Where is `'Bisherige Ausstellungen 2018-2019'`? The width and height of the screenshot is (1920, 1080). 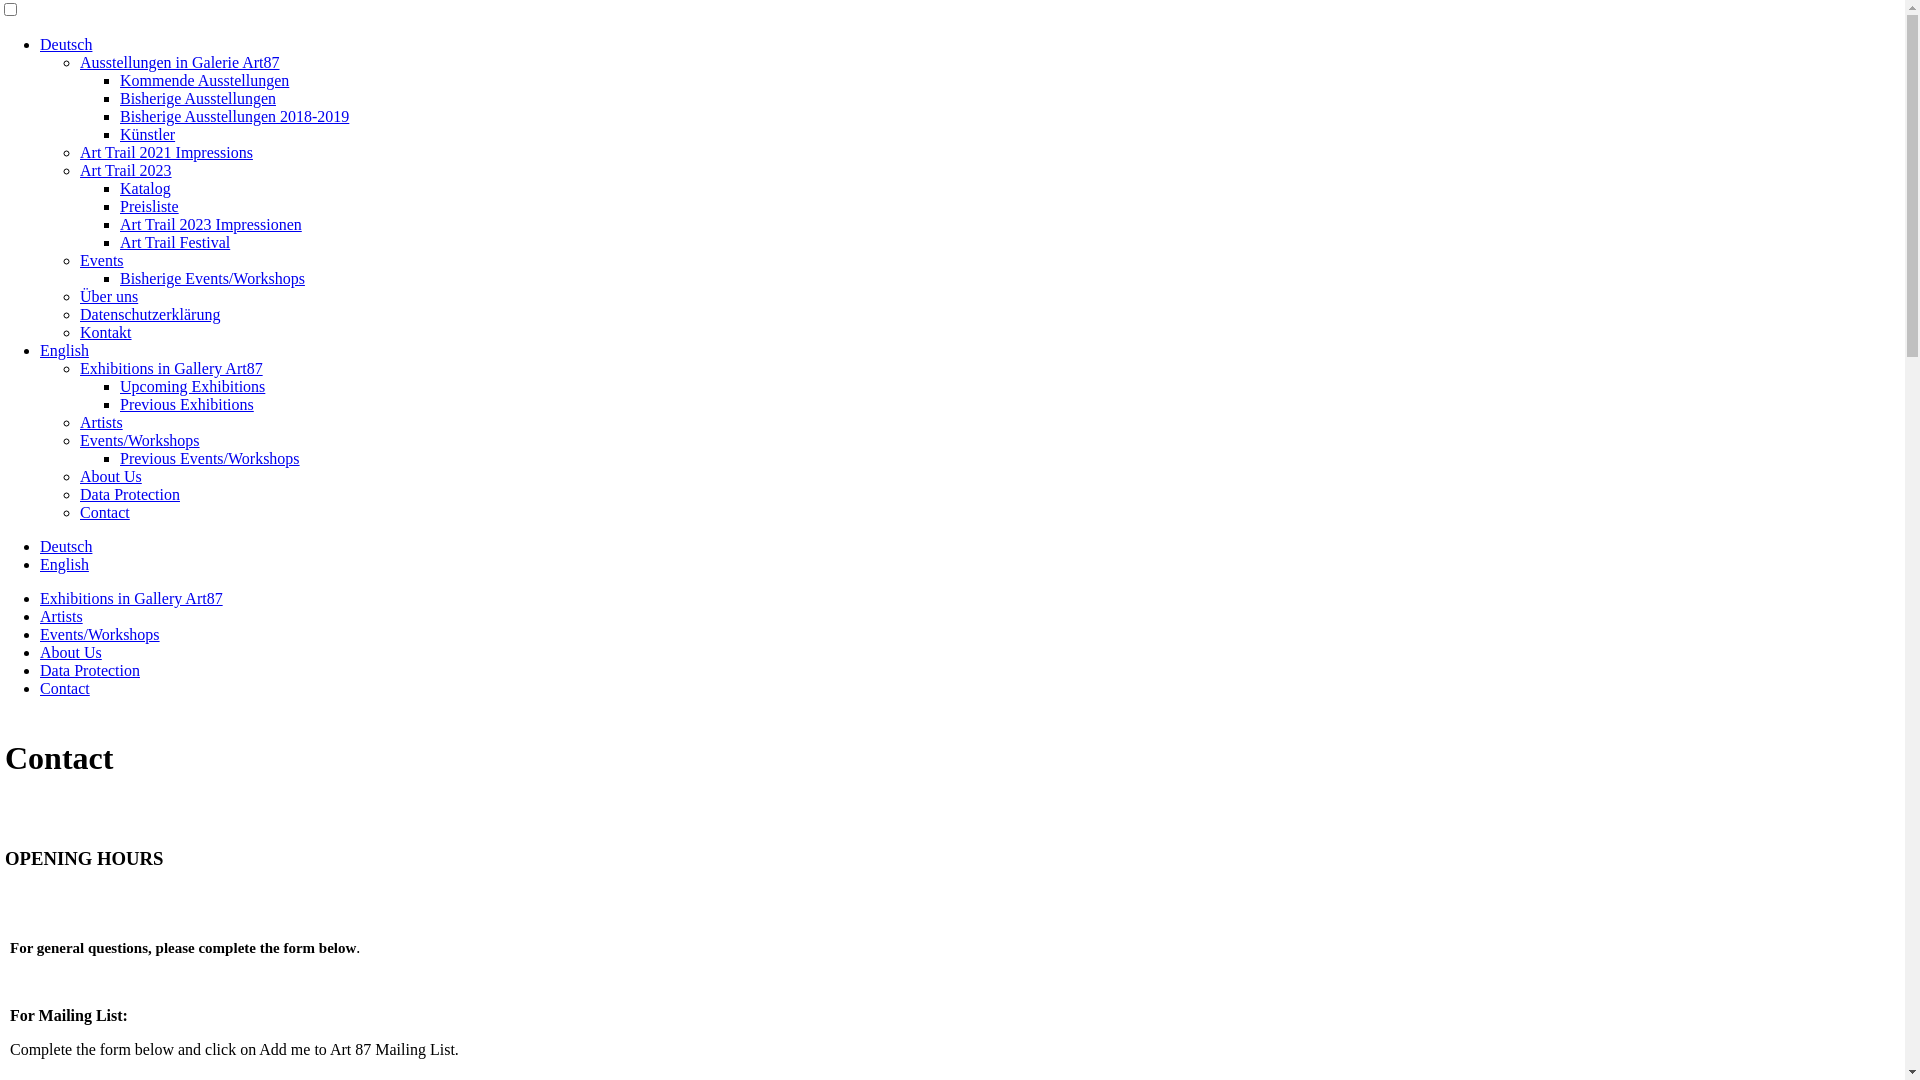 'Bisherige Ausstellungen 2018-2019' is located at coordinates (234, 116).